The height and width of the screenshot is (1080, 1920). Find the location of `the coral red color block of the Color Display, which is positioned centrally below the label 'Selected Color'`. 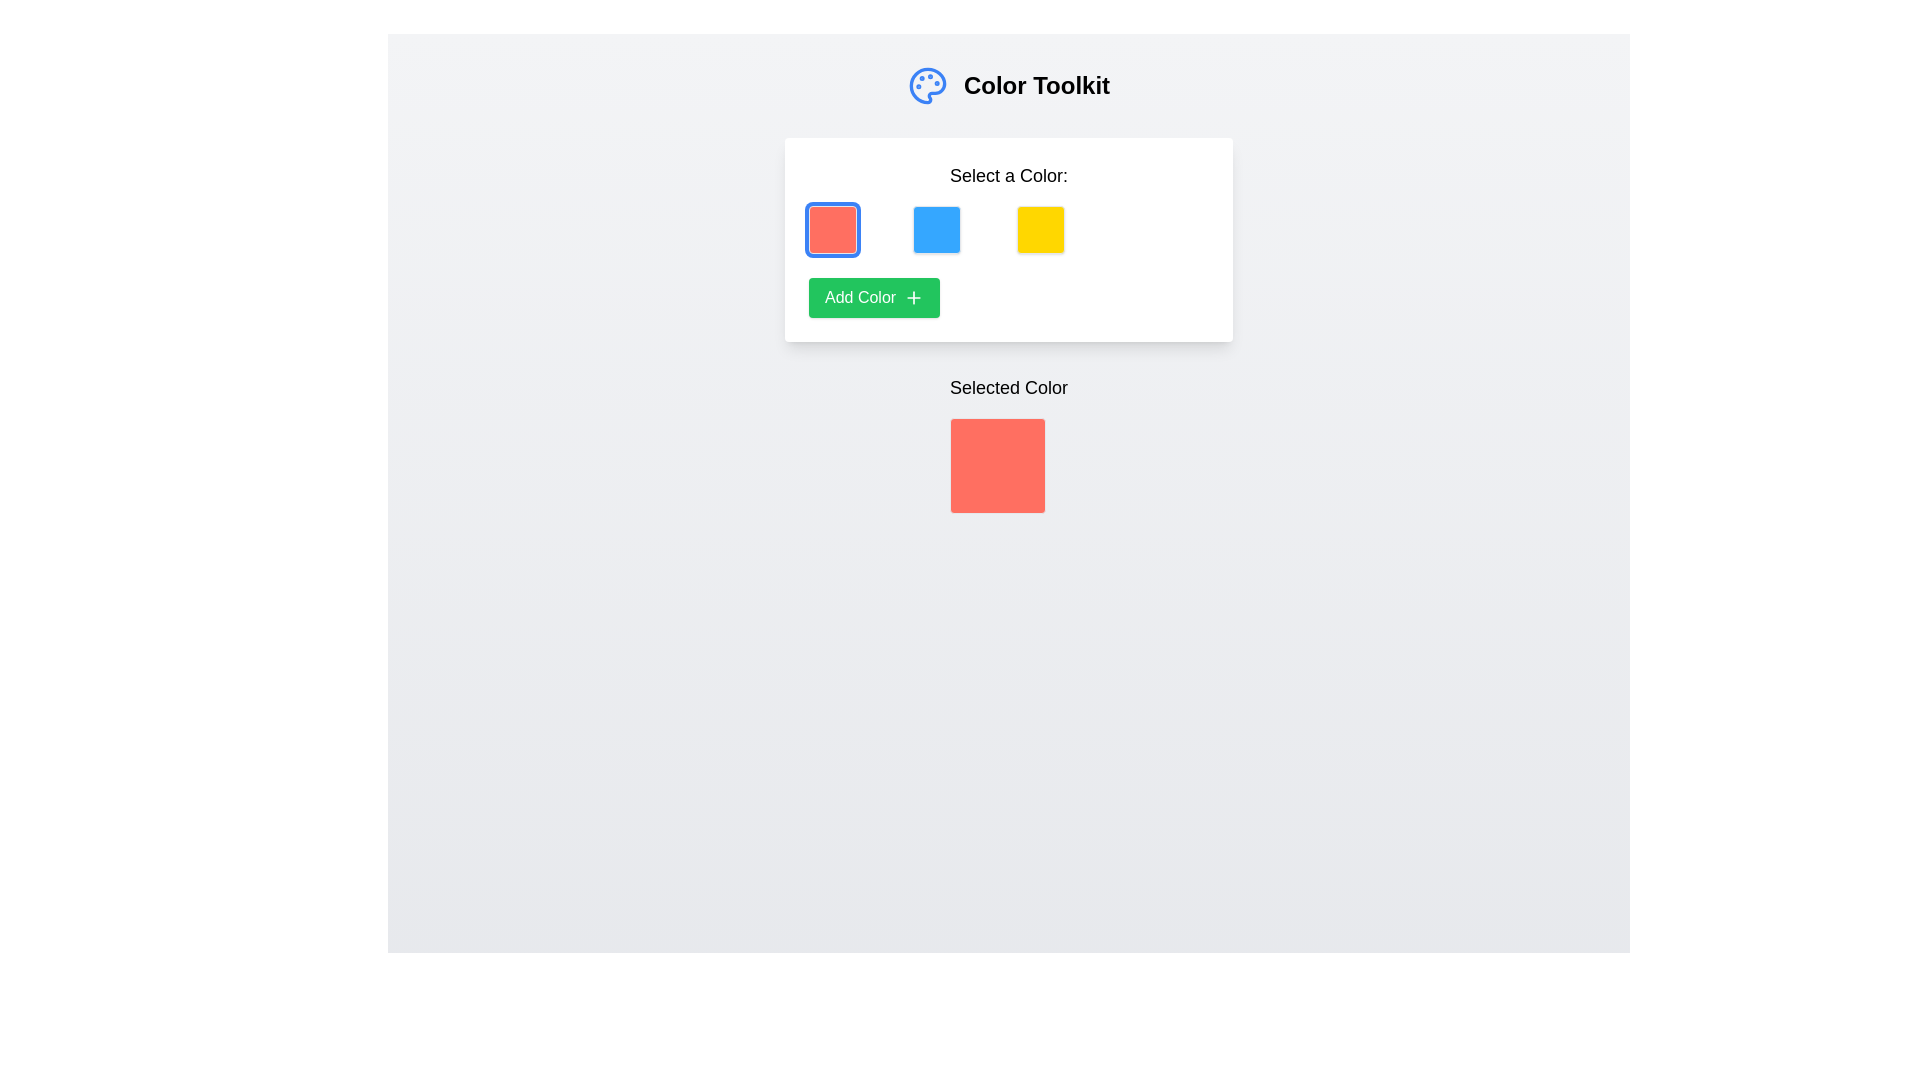

the coral red color block of the Color Display, which is positioned centrally below the label 'Selected Color' is located at coordinates (1008, 442).